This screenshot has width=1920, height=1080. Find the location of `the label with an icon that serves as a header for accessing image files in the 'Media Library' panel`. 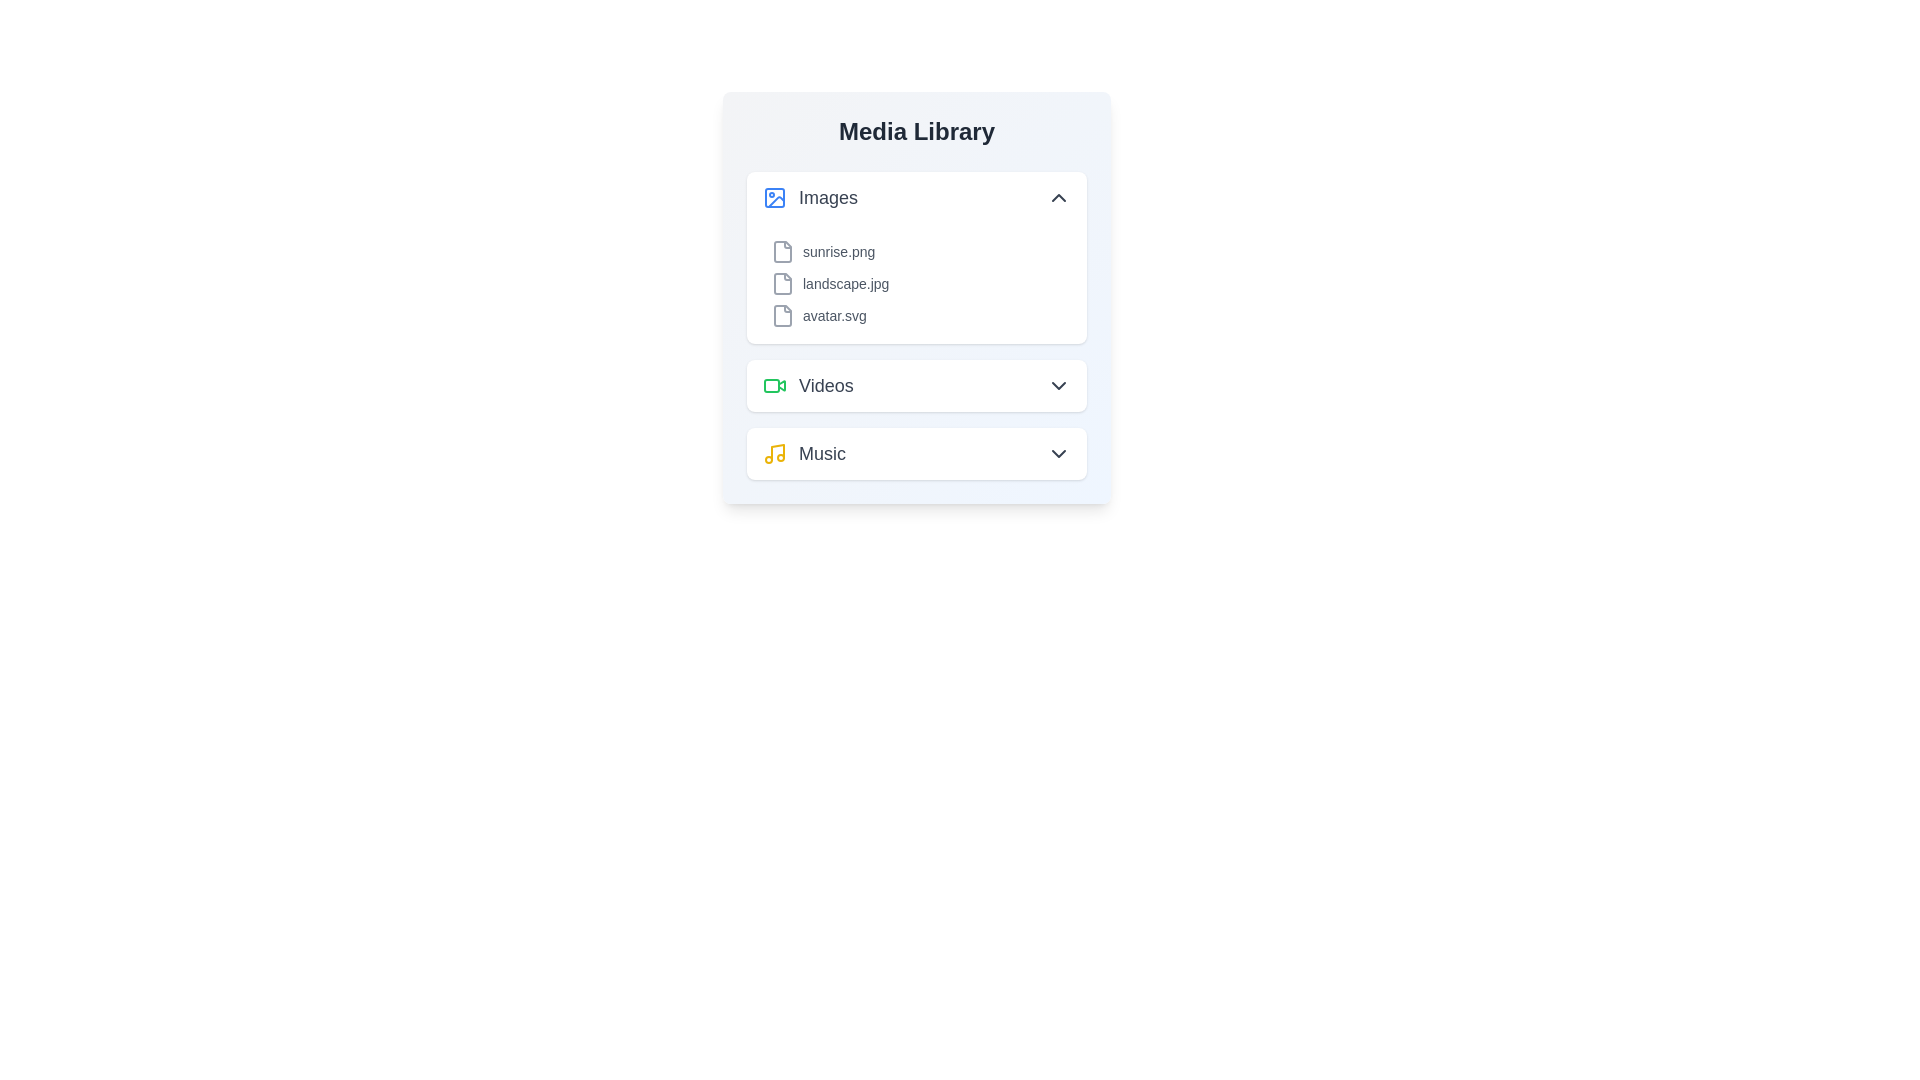

the label with an icon that serves as a header for accessing image files in the 'Media Library' panel is located at coordinates (810, 197).